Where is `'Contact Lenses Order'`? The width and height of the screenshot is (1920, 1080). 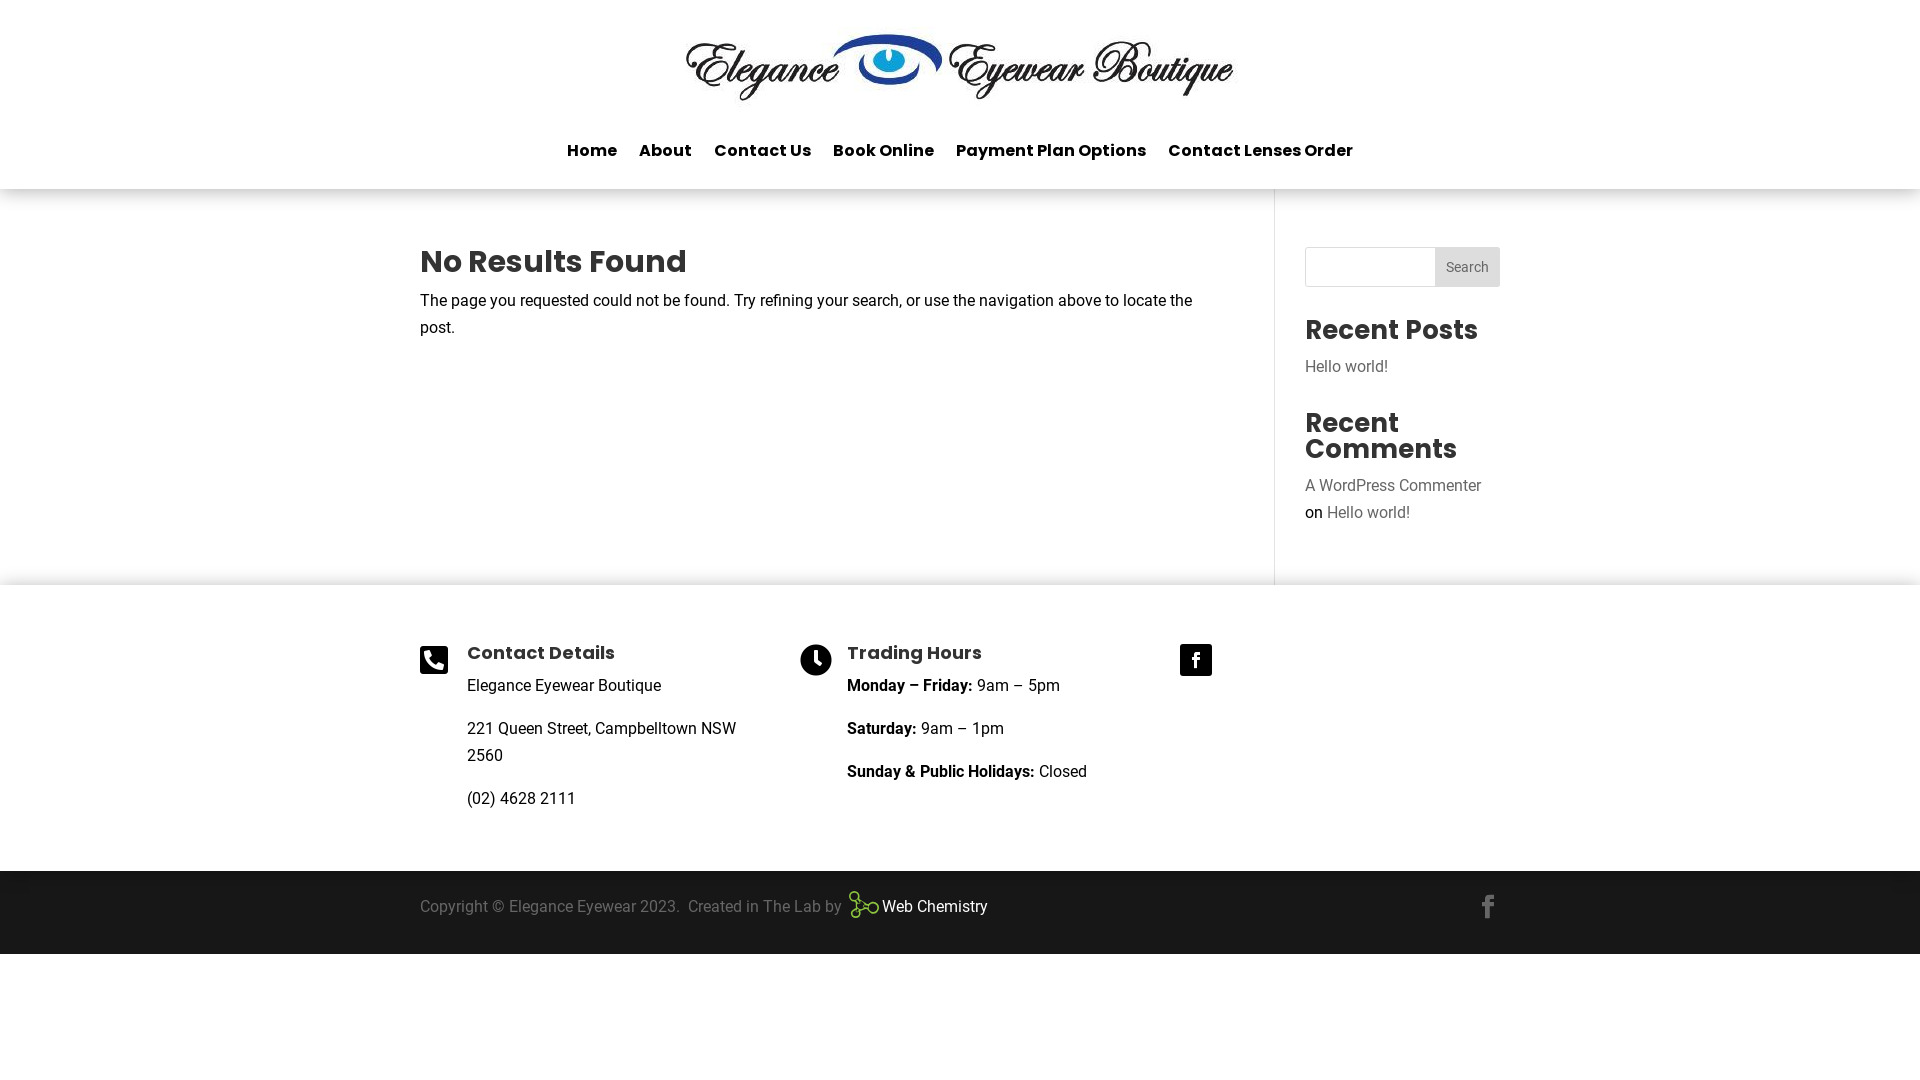
'Contact Lenses Order' is located at coordinates (1167, 149).